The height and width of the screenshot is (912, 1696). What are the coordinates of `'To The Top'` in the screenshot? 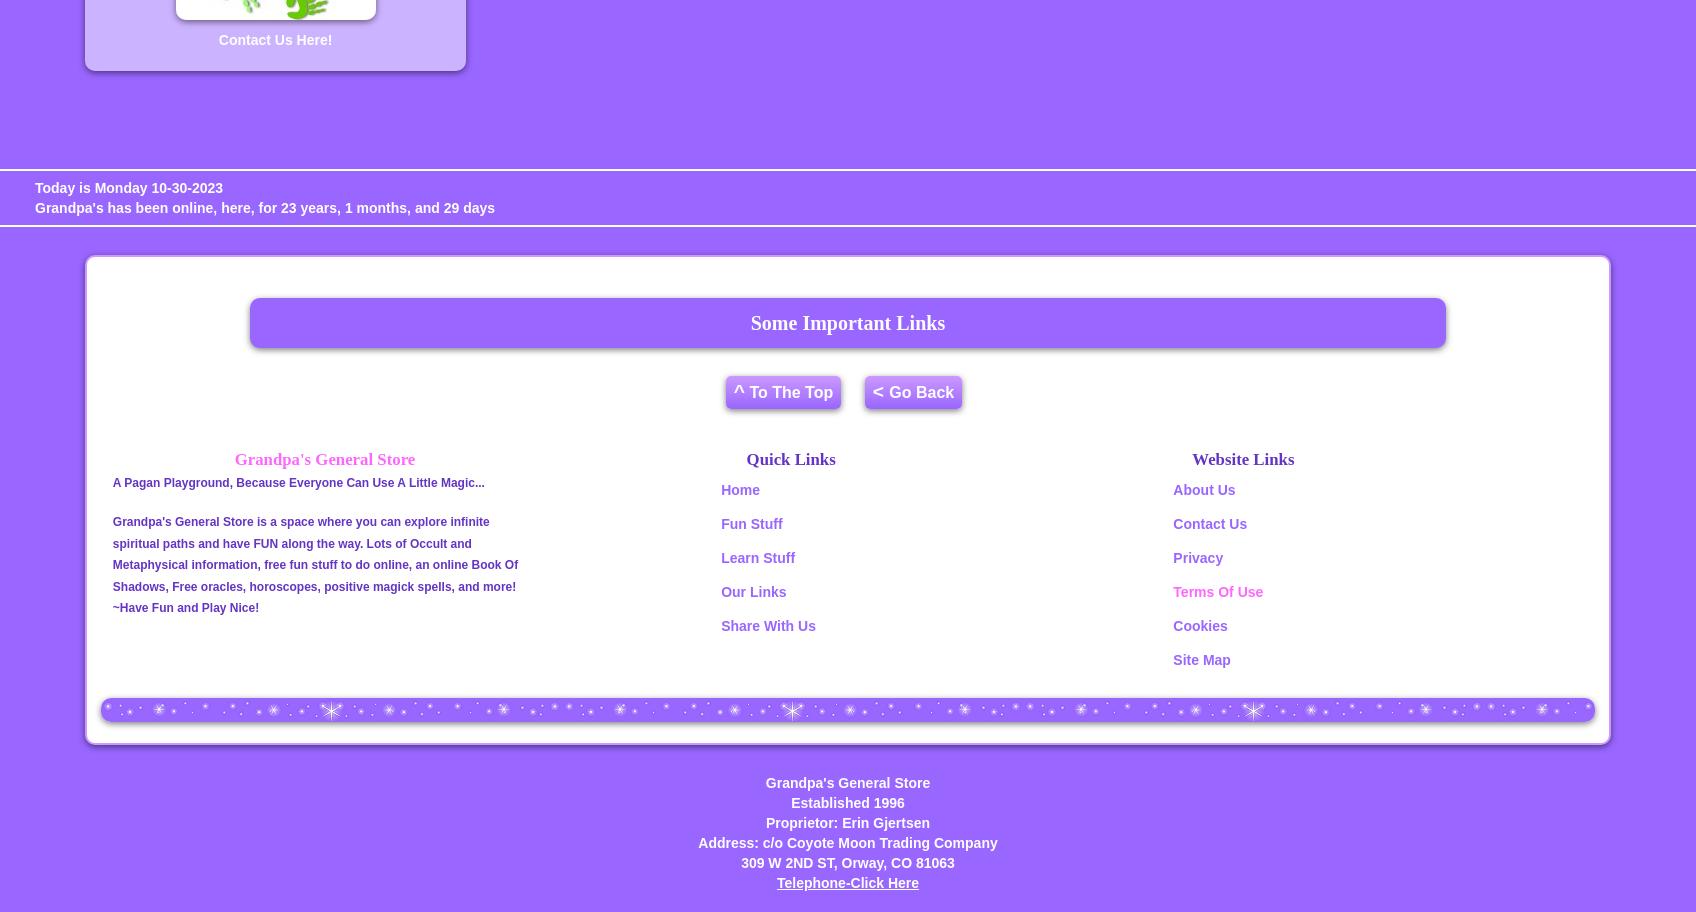 It's located at (787, 391).